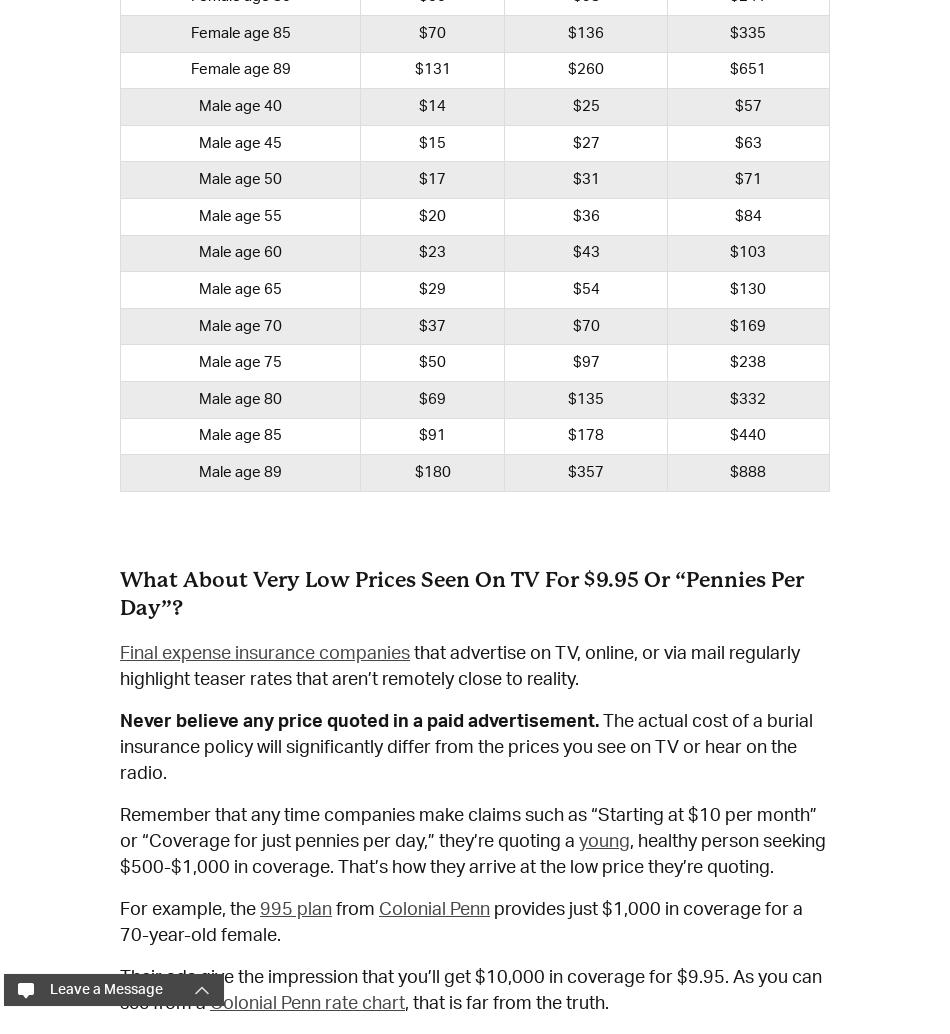  I want to click on 'Male age 50', so click(199, 179).